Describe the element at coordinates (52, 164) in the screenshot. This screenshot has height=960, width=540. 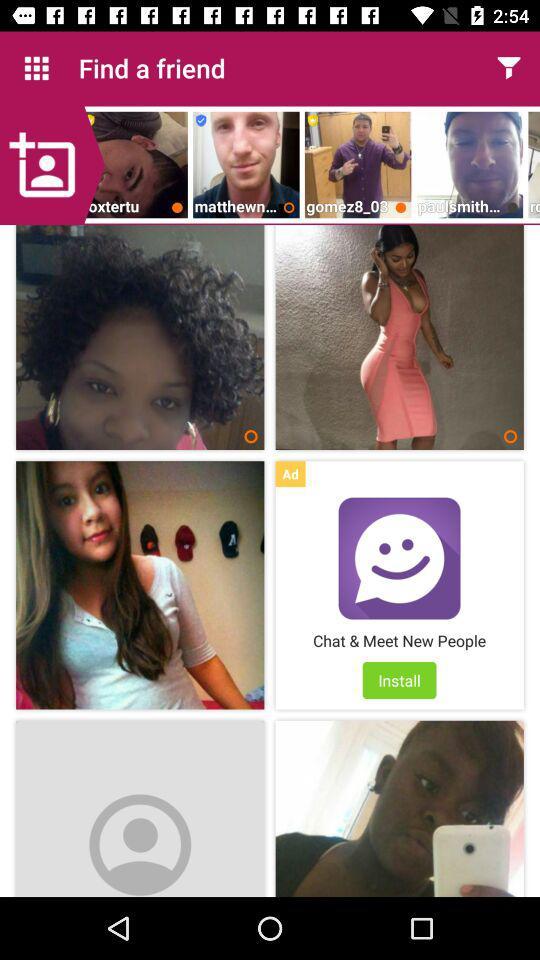
I see `upload image` at that location.